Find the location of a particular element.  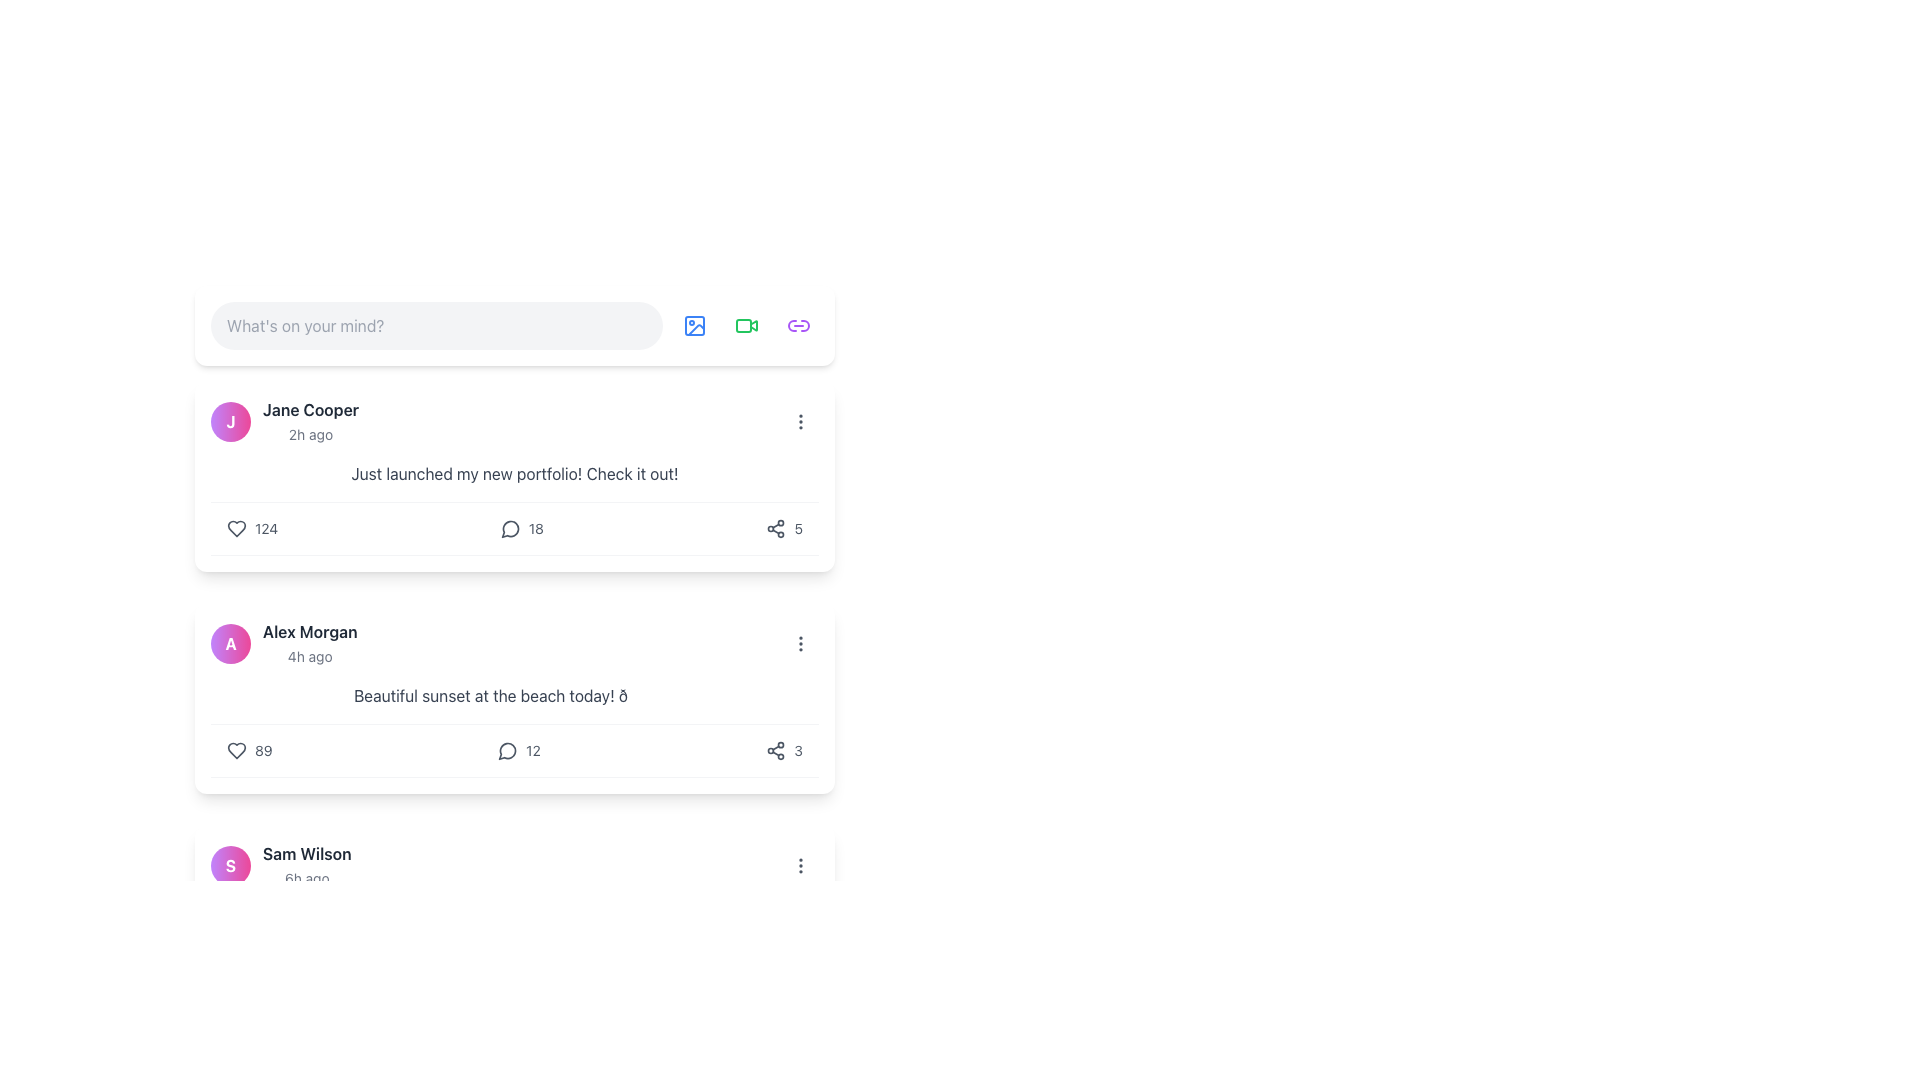

the green video camera icon located in the top-right corner of the interface is located at coordinates (746, 325).